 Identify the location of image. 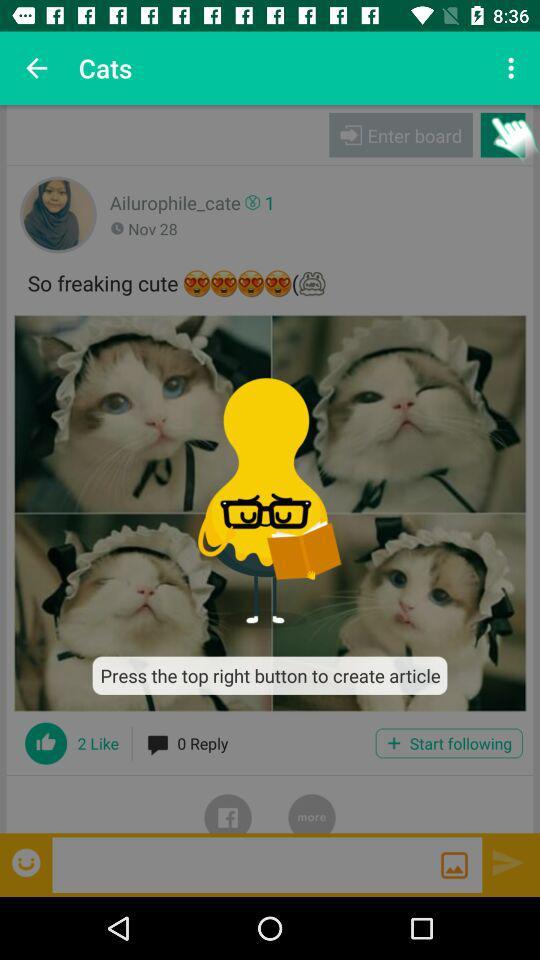
(270, 512).